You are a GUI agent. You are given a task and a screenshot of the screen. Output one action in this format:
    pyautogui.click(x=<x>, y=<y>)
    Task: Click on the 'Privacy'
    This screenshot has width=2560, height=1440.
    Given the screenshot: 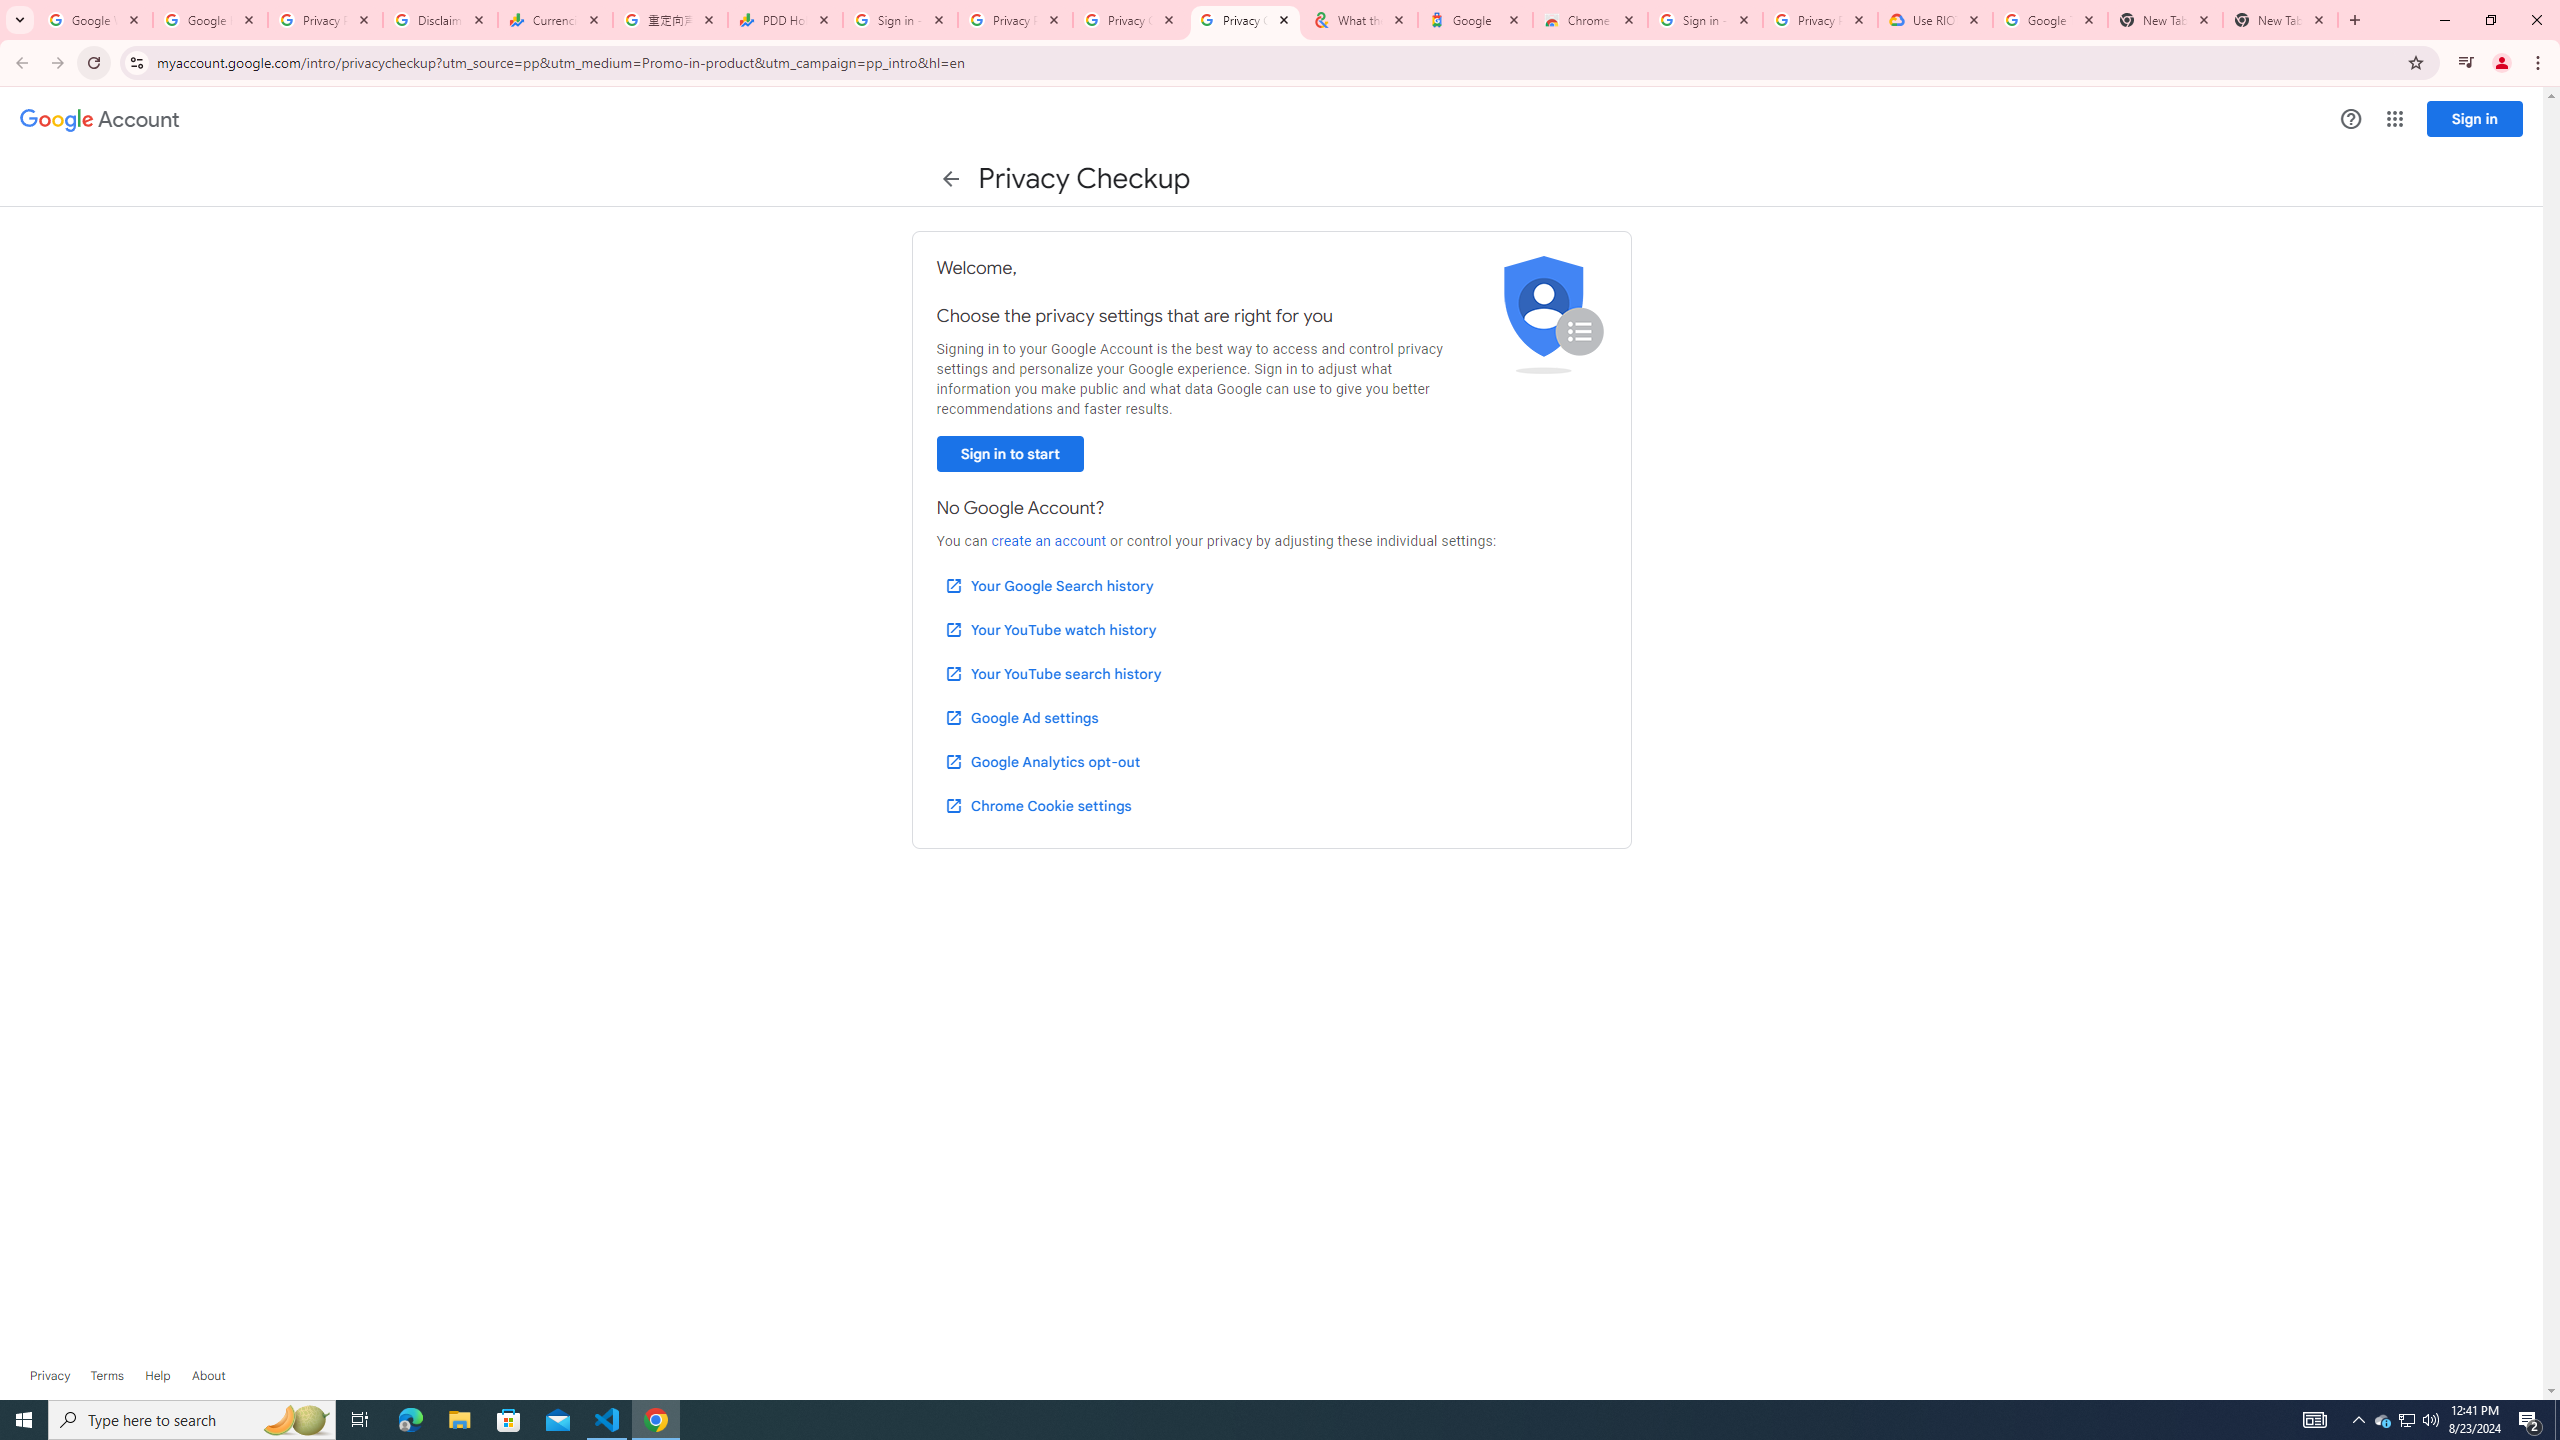 What is the action you would take?
    pyautogui.click(x=50, y=1374)
    